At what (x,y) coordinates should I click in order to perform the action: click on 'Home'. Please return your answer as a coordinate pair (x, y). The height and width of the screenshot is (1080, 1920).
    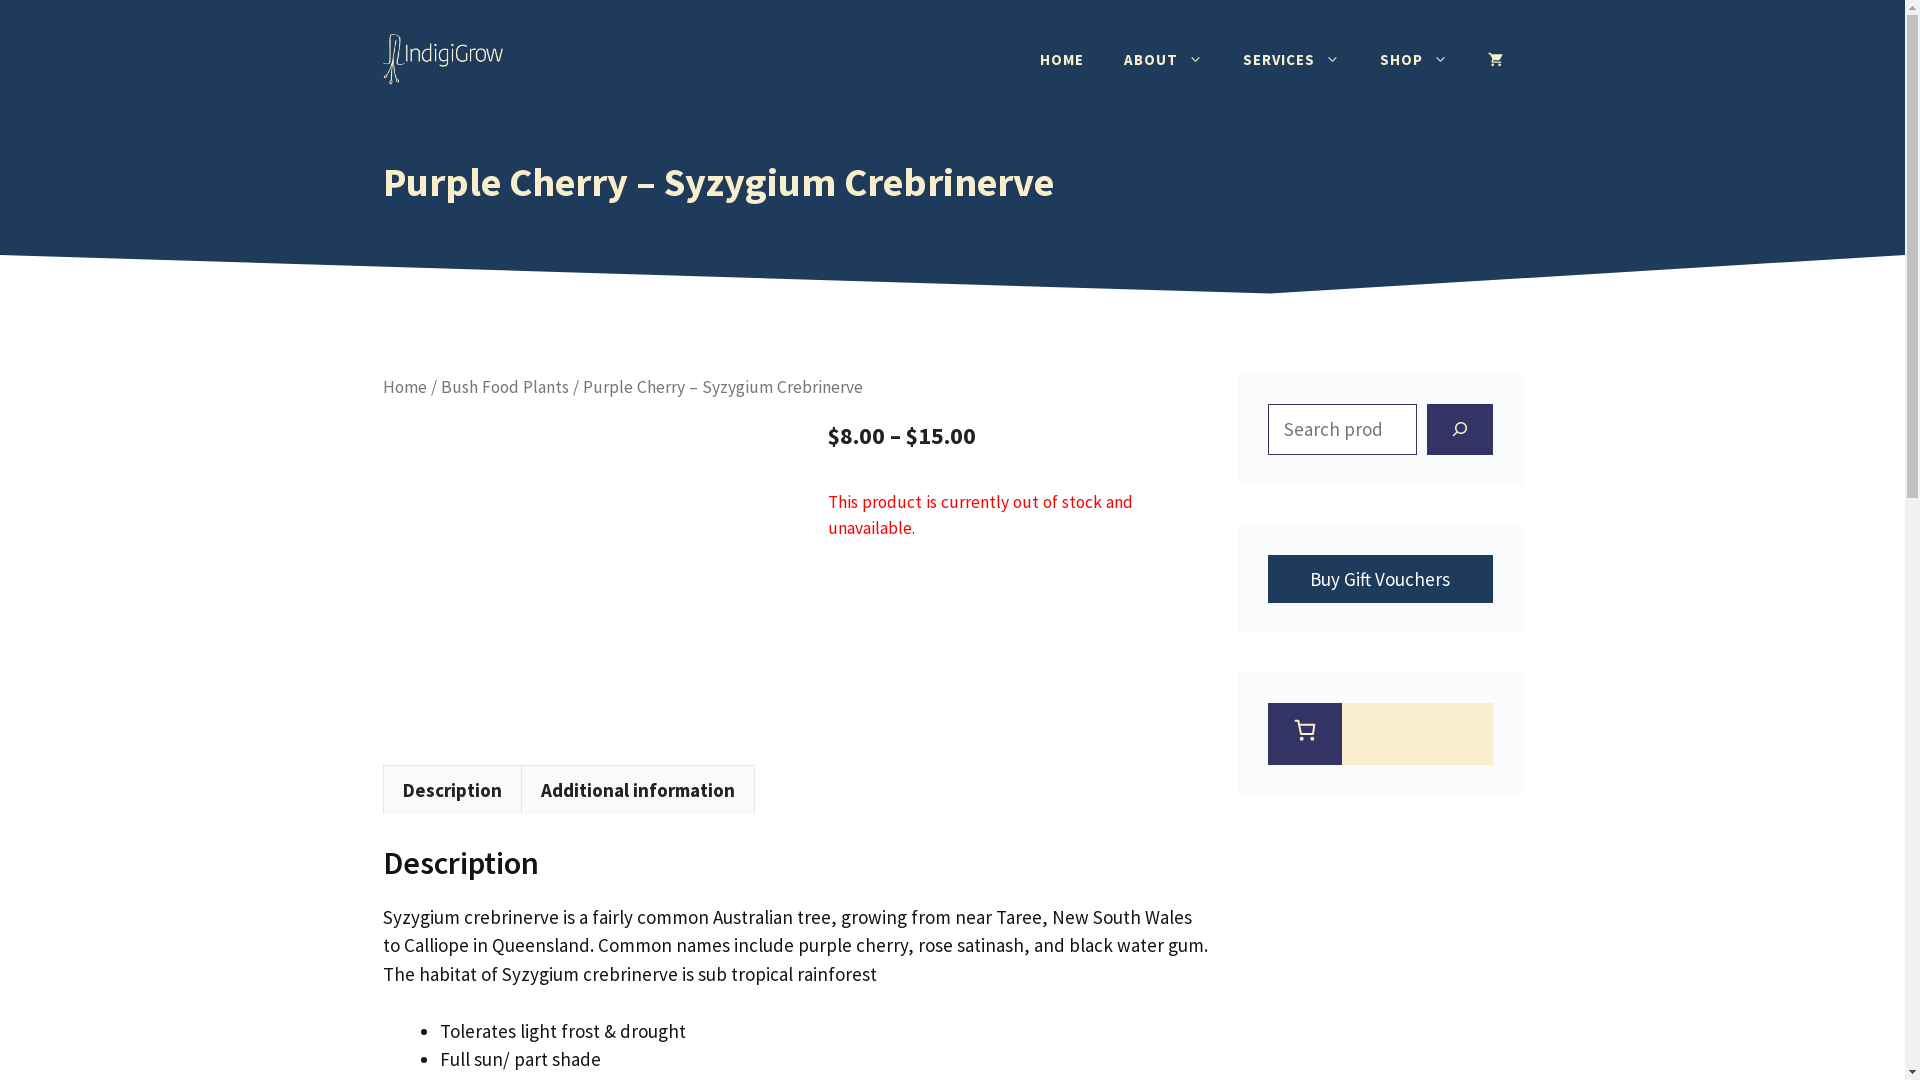
    Looking at the image, I should click on (382, 386).